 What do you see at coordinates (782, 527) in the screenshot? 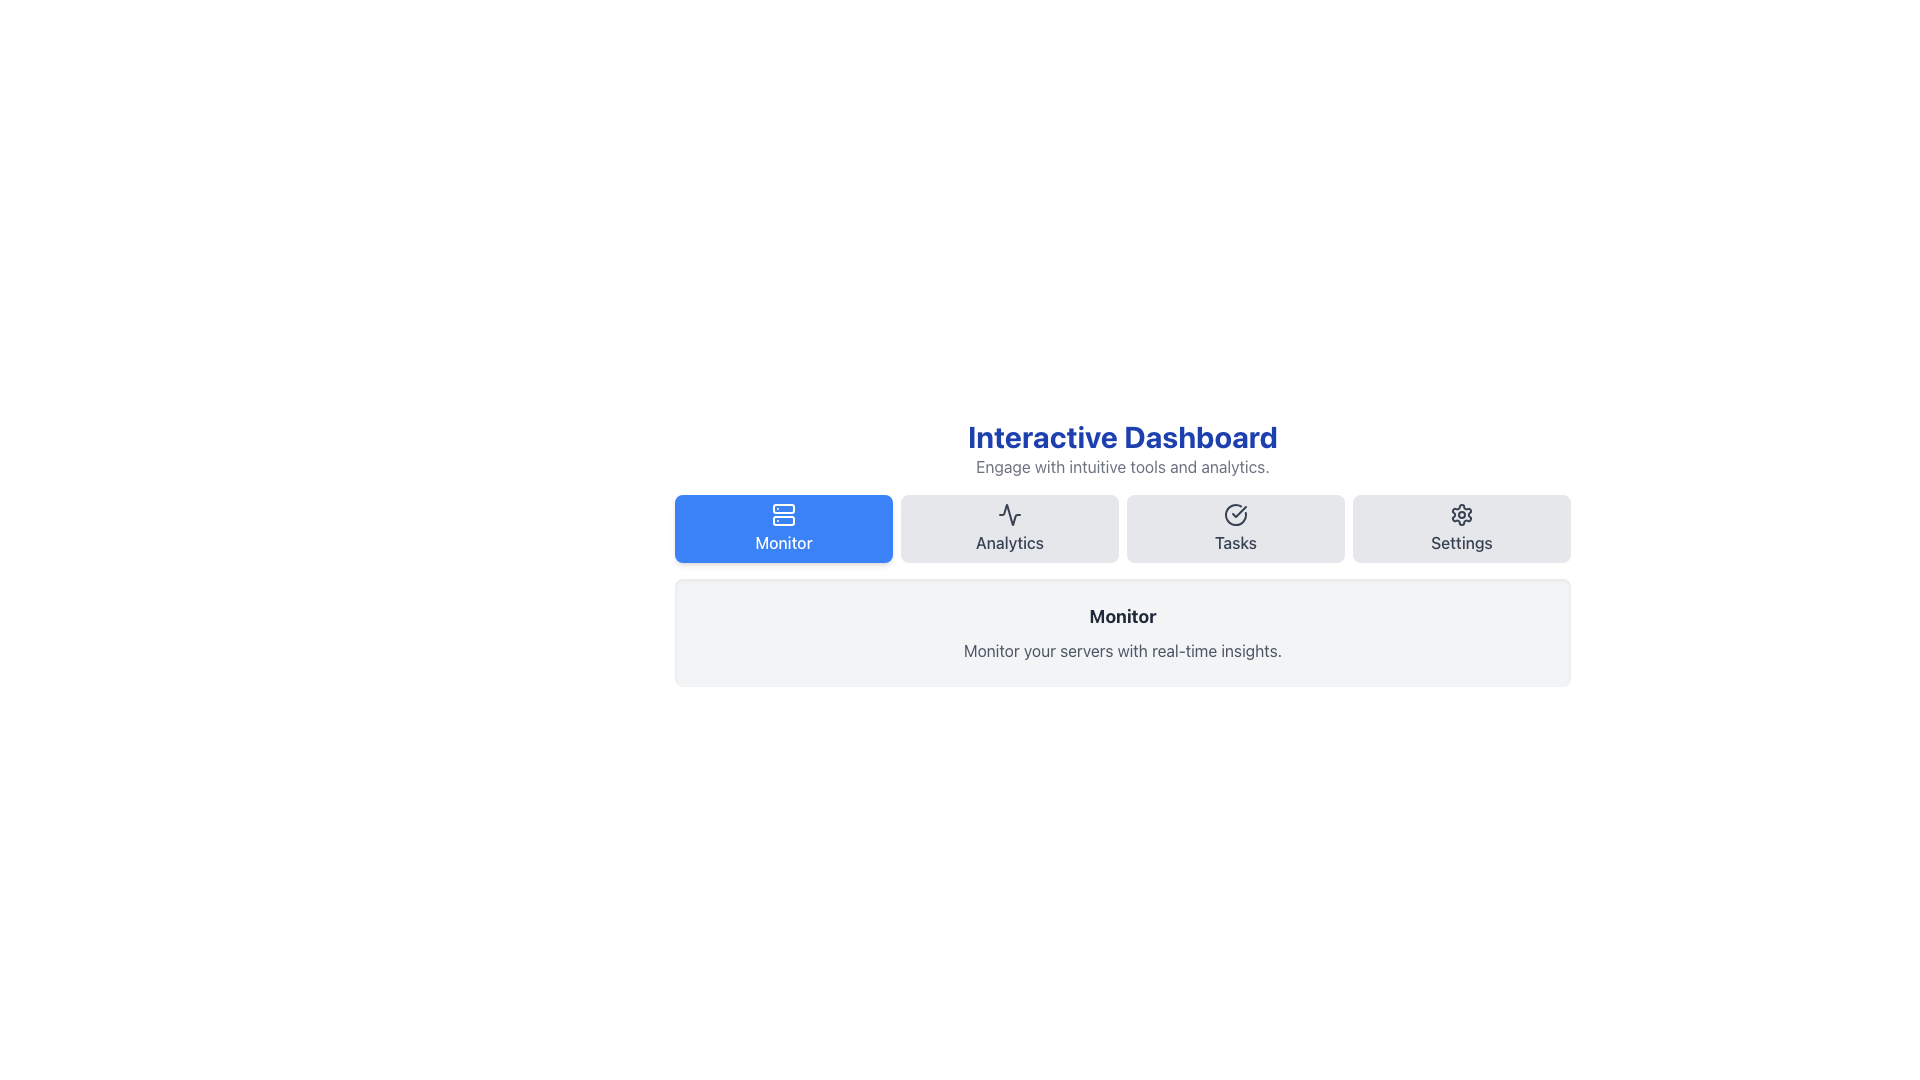
I see `the first button in the navigation section to potentially reveal more information or trigger a tooltip` at bounding box center [782, 527].